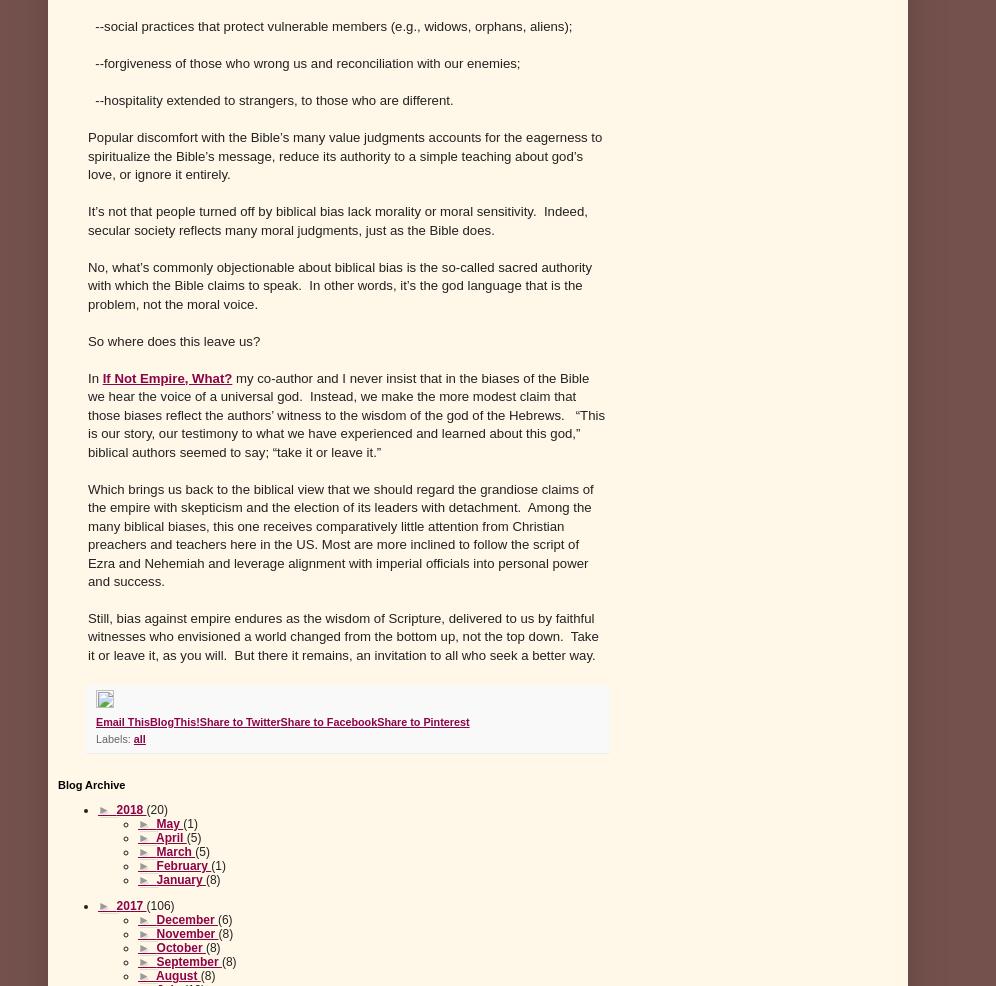 This screenshot has height=986, width=996. What do you see at coordinates (155, 809) in the screenshot?
I see `'(20)'` at bounding box center [155, 809].